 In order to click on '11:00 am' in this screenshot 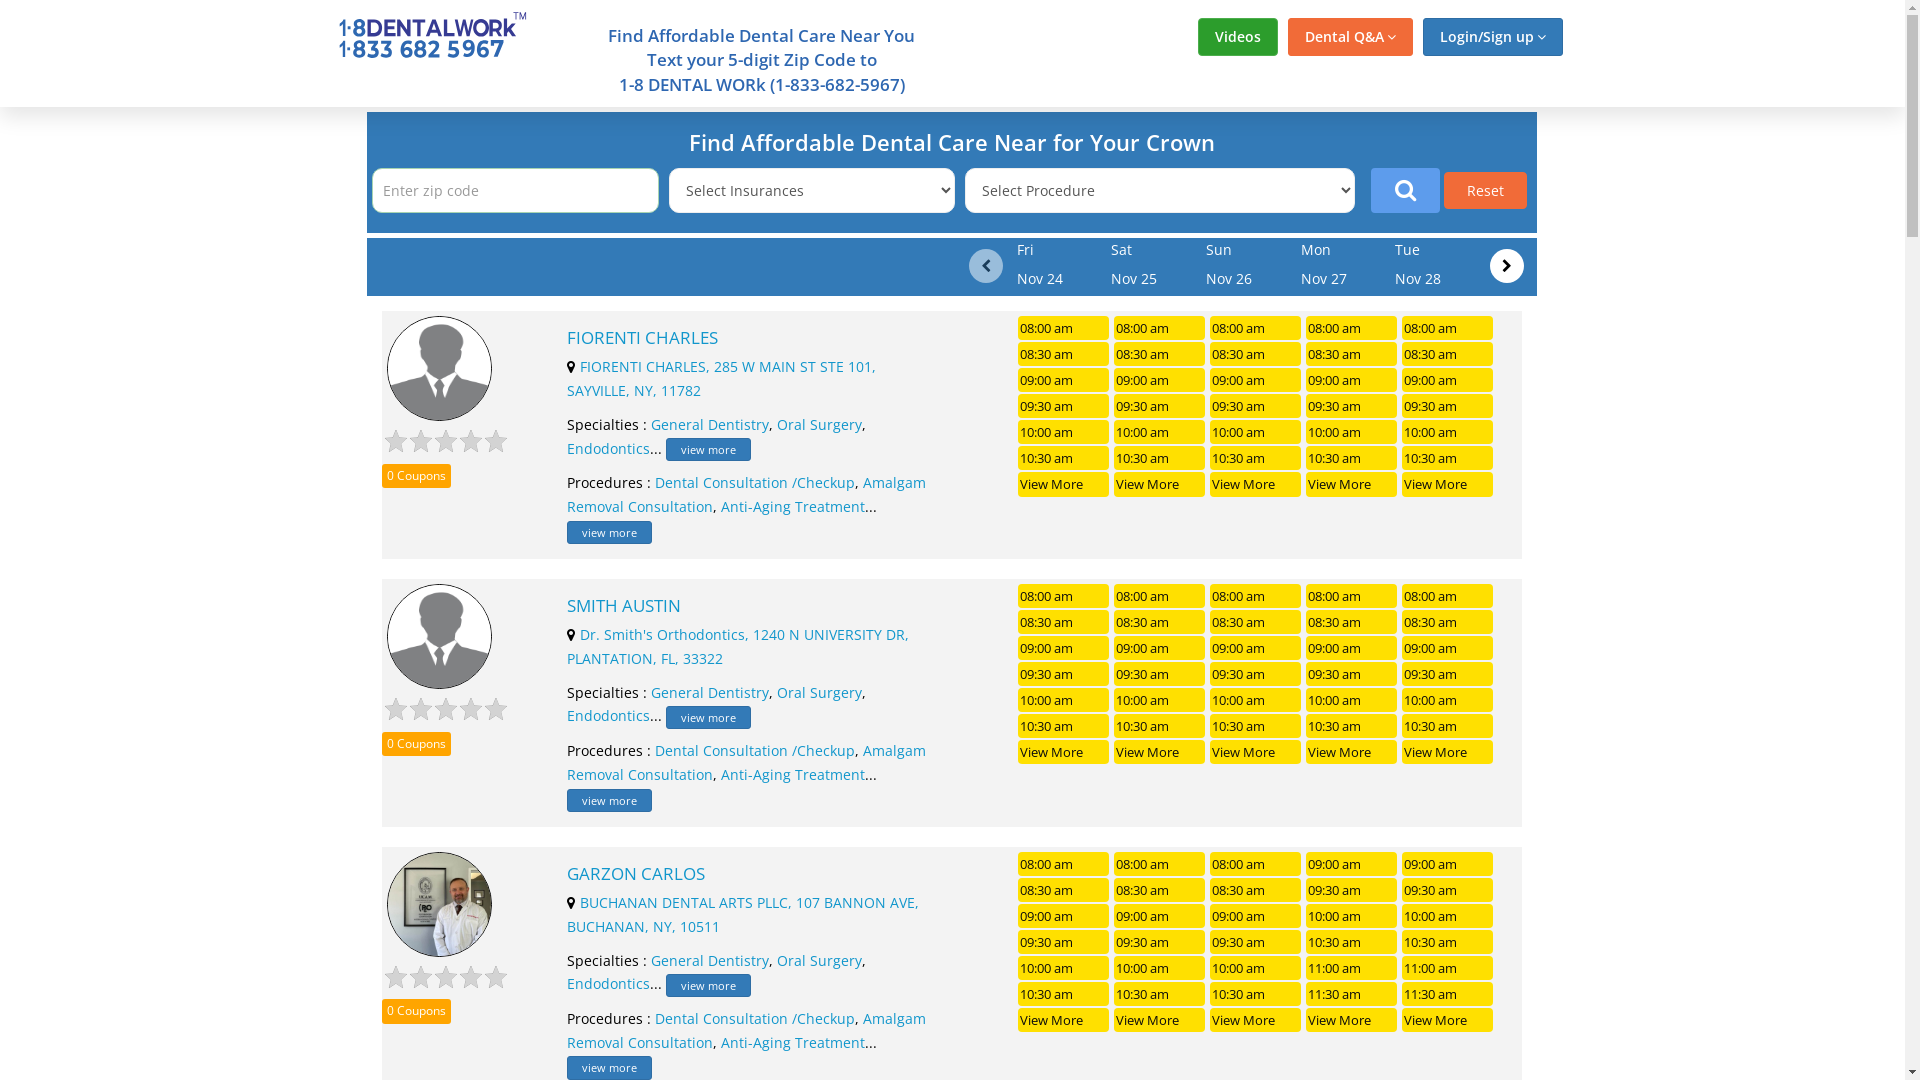, I will do `click(1351, 967)`.